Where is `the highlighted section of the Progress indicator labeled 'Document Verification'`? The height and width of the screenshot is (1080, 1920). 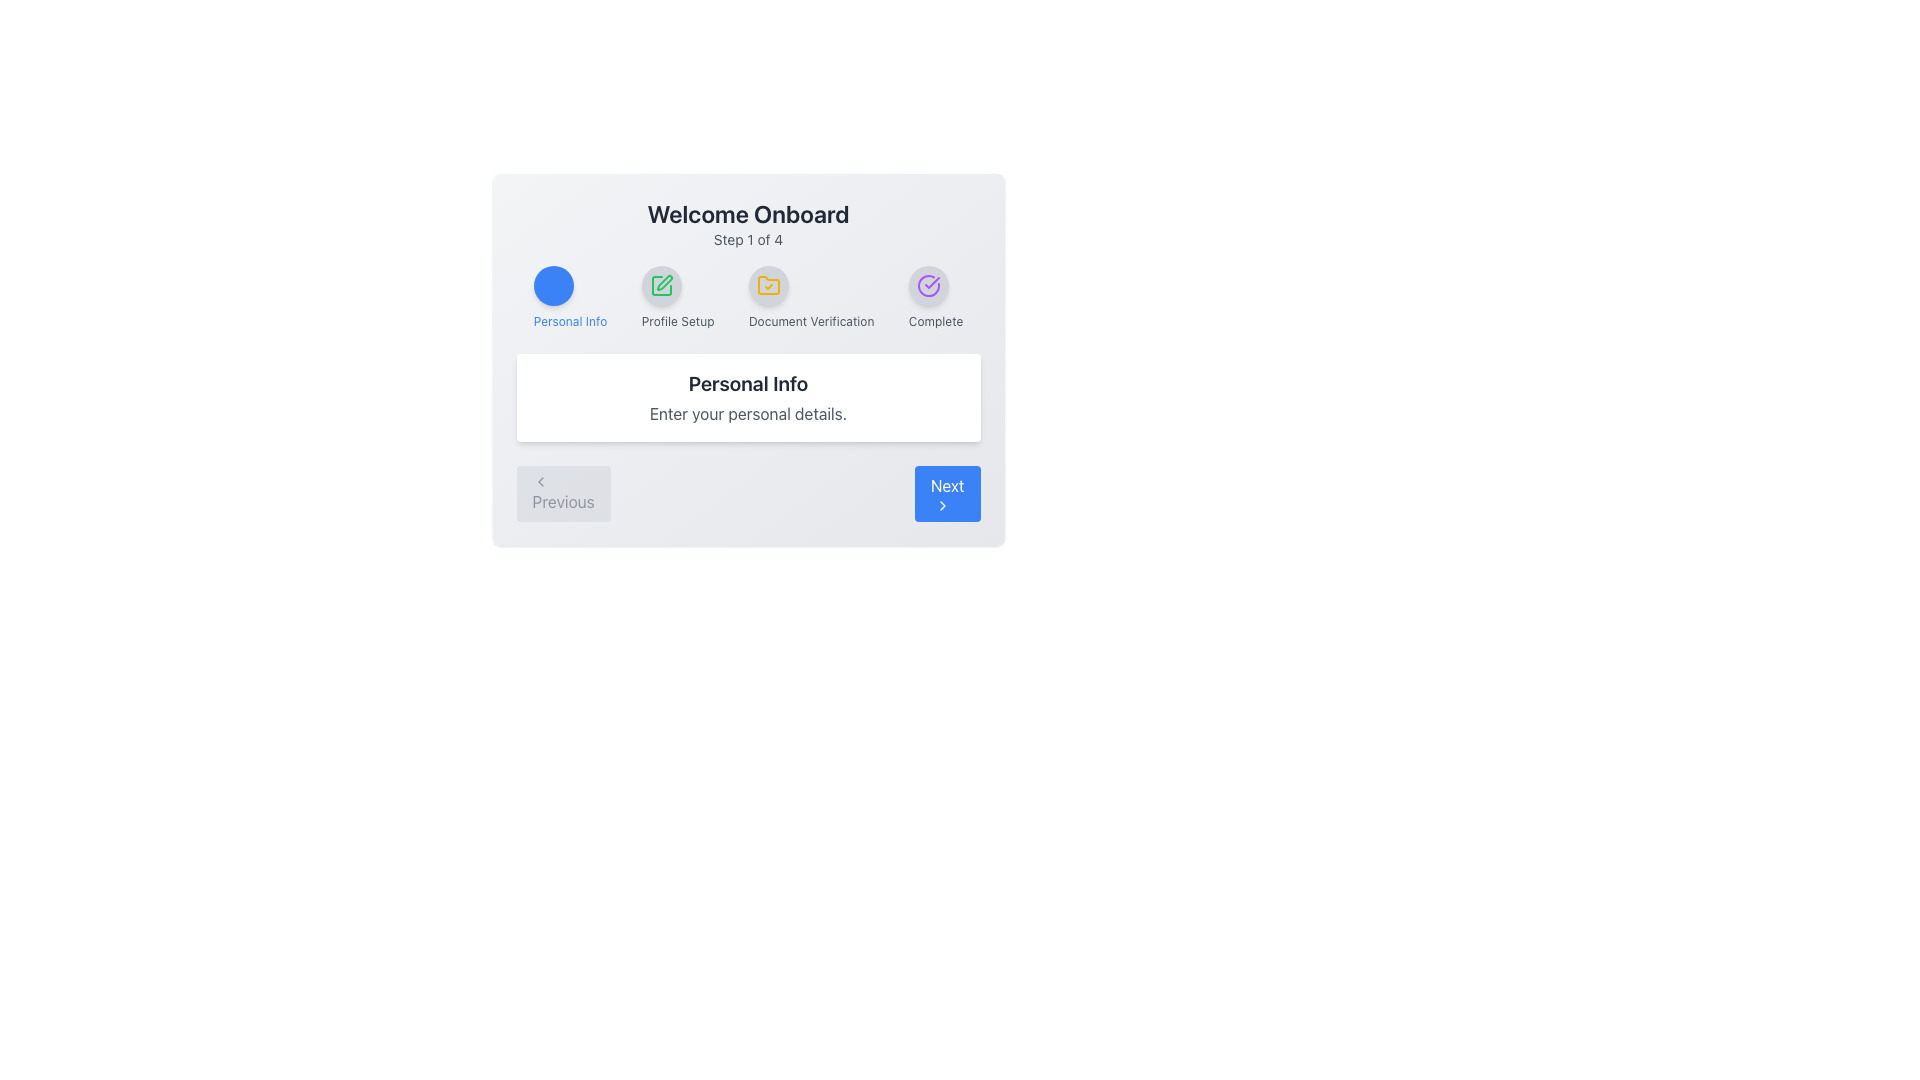
the highlighted section of the Progress indicator labeled 'Document Verification' is located at coordinates (747, 297).